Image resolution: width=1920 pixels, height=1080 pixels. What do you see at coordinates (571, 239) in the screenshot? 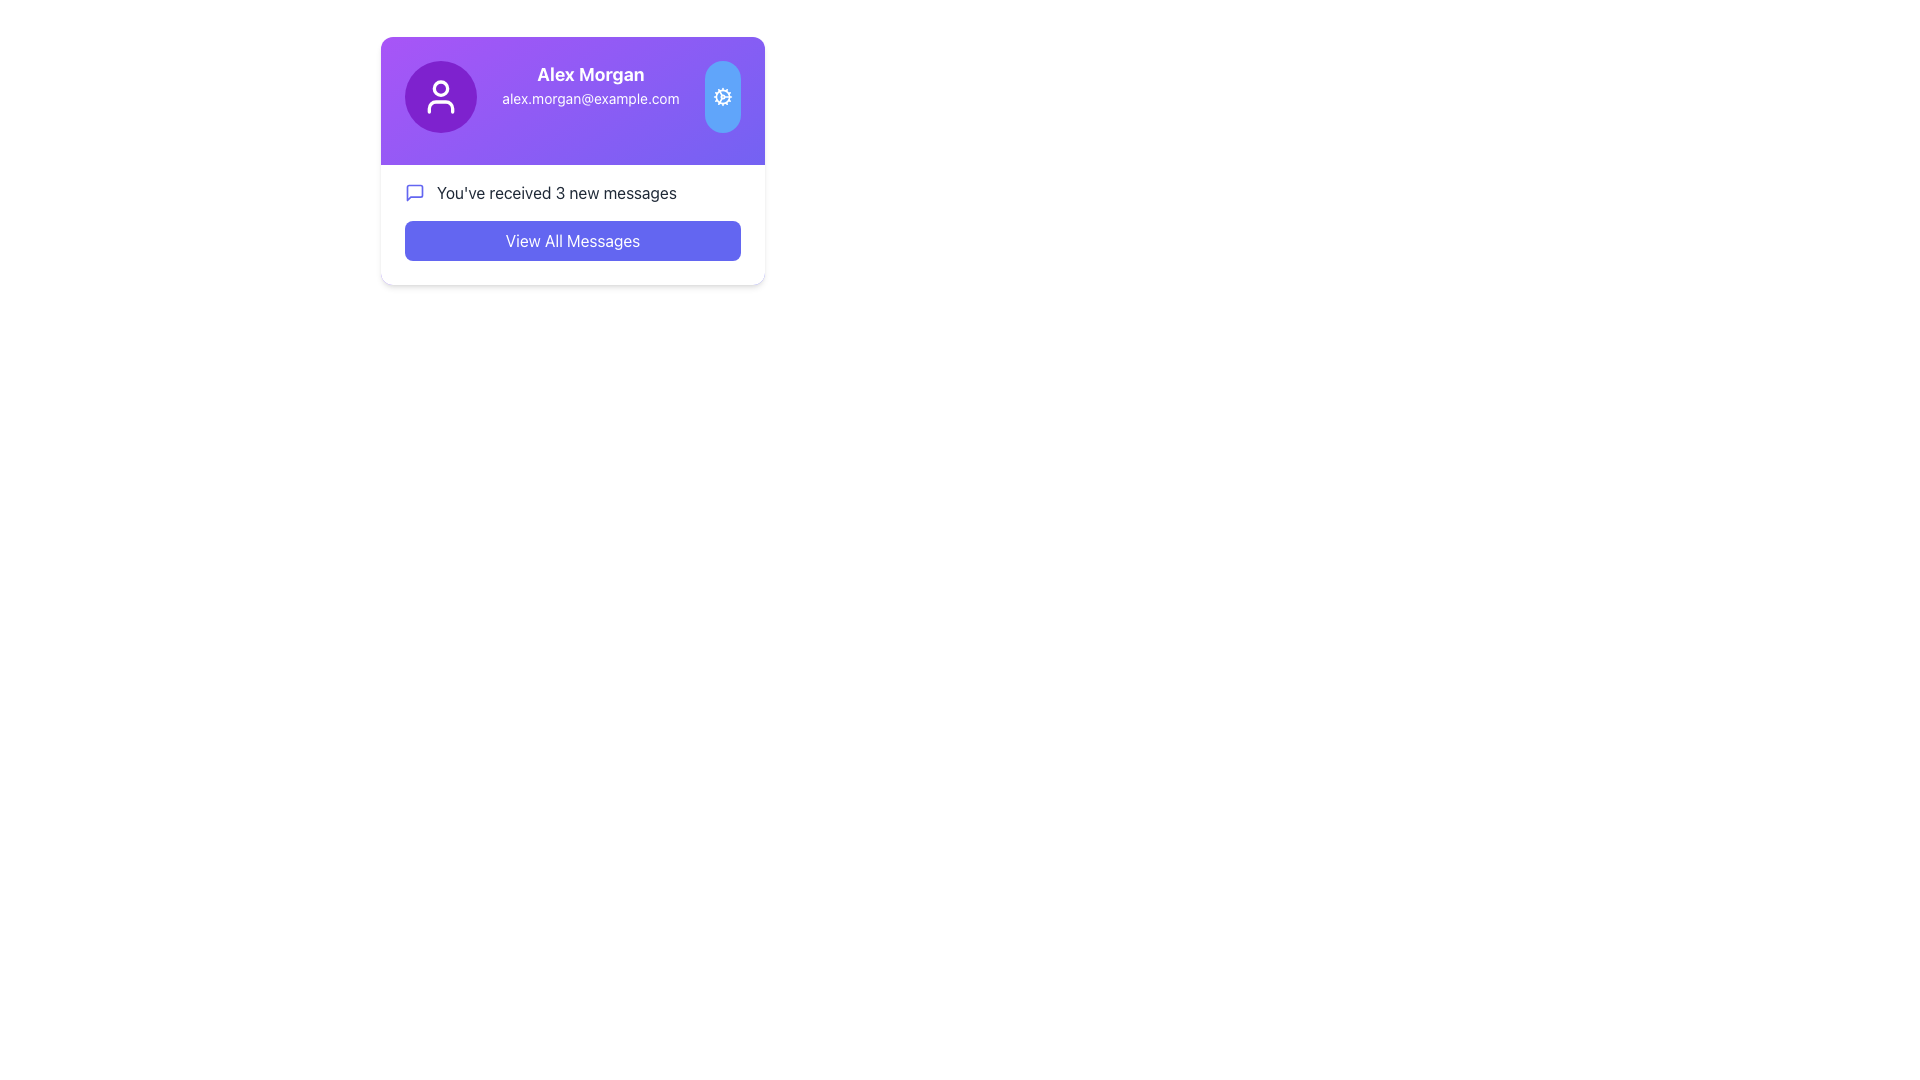
I see `the button labeled 'View All Messages'` at bounding box center [571, 239].